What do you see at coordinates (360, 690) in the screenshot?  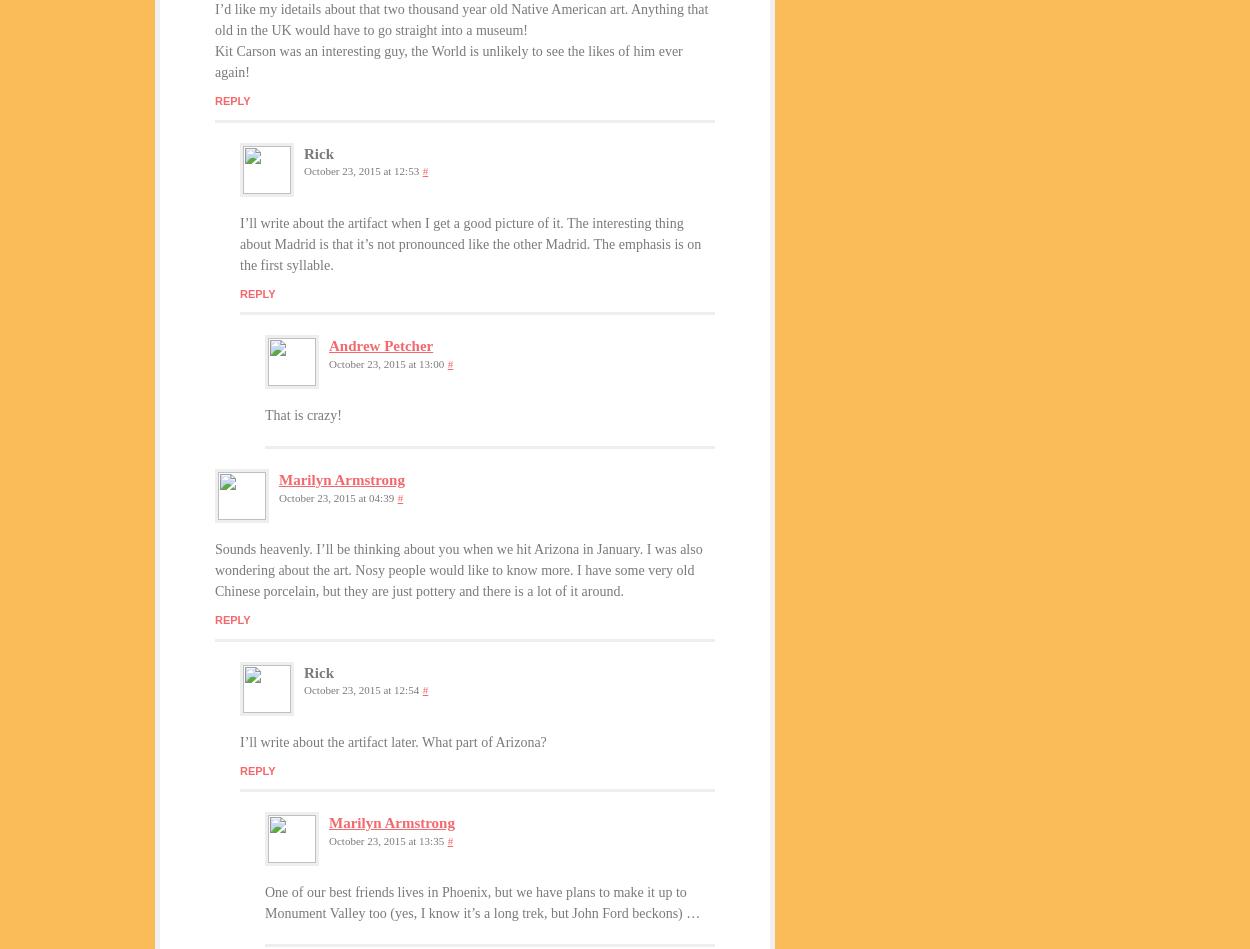 I see `'October 23, 2015 at 12:54'` at bounding box center [360, 690].